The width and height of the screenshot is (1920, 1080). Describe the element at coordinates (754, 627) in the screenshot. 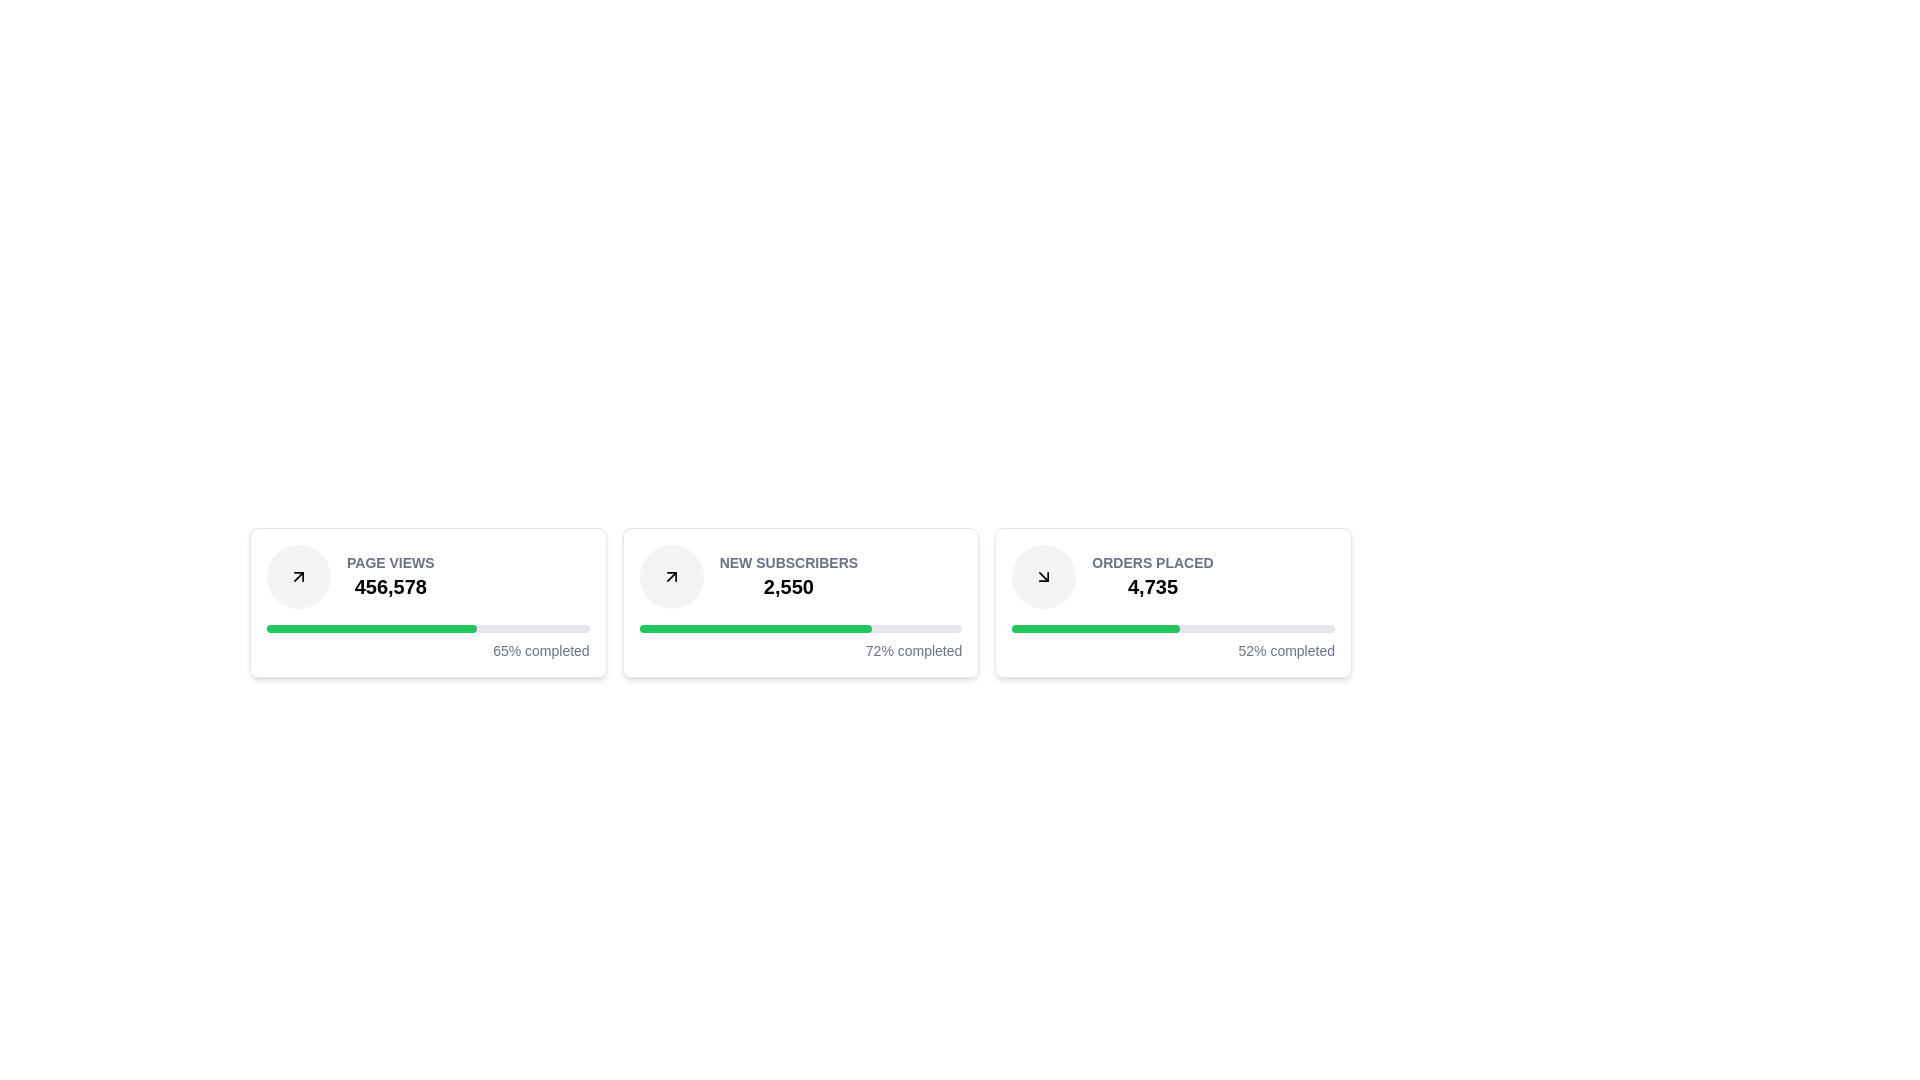

I see `the completion percentage of the green progress bar within the 'NEW SUBSCRIBERS' metric card` at that location.